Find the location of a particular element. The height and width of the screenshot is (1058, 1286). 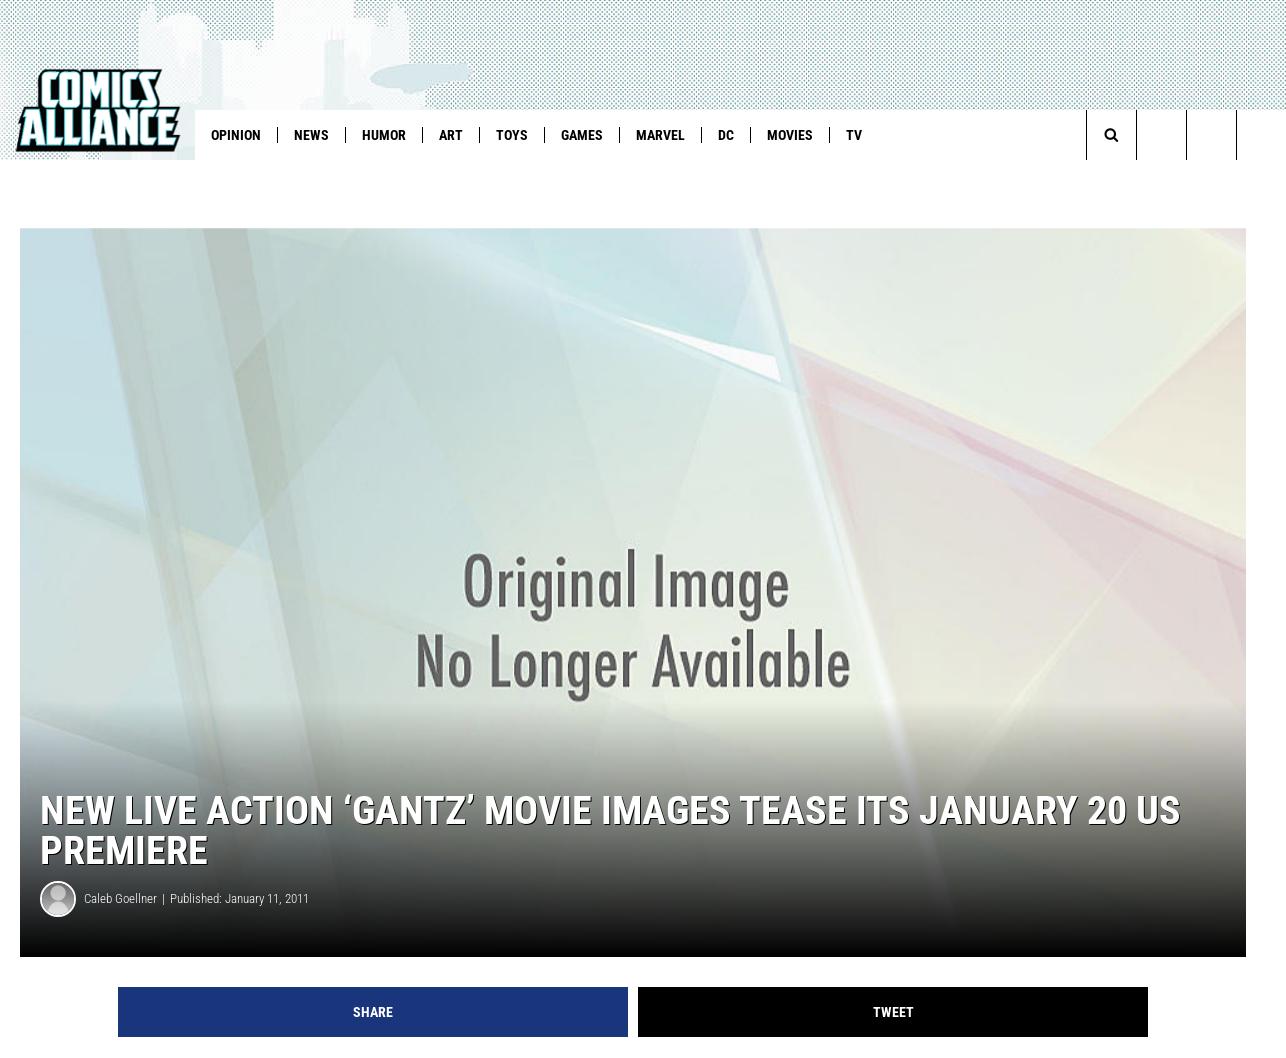

'Trending:' is located at coordinates (47, 175).